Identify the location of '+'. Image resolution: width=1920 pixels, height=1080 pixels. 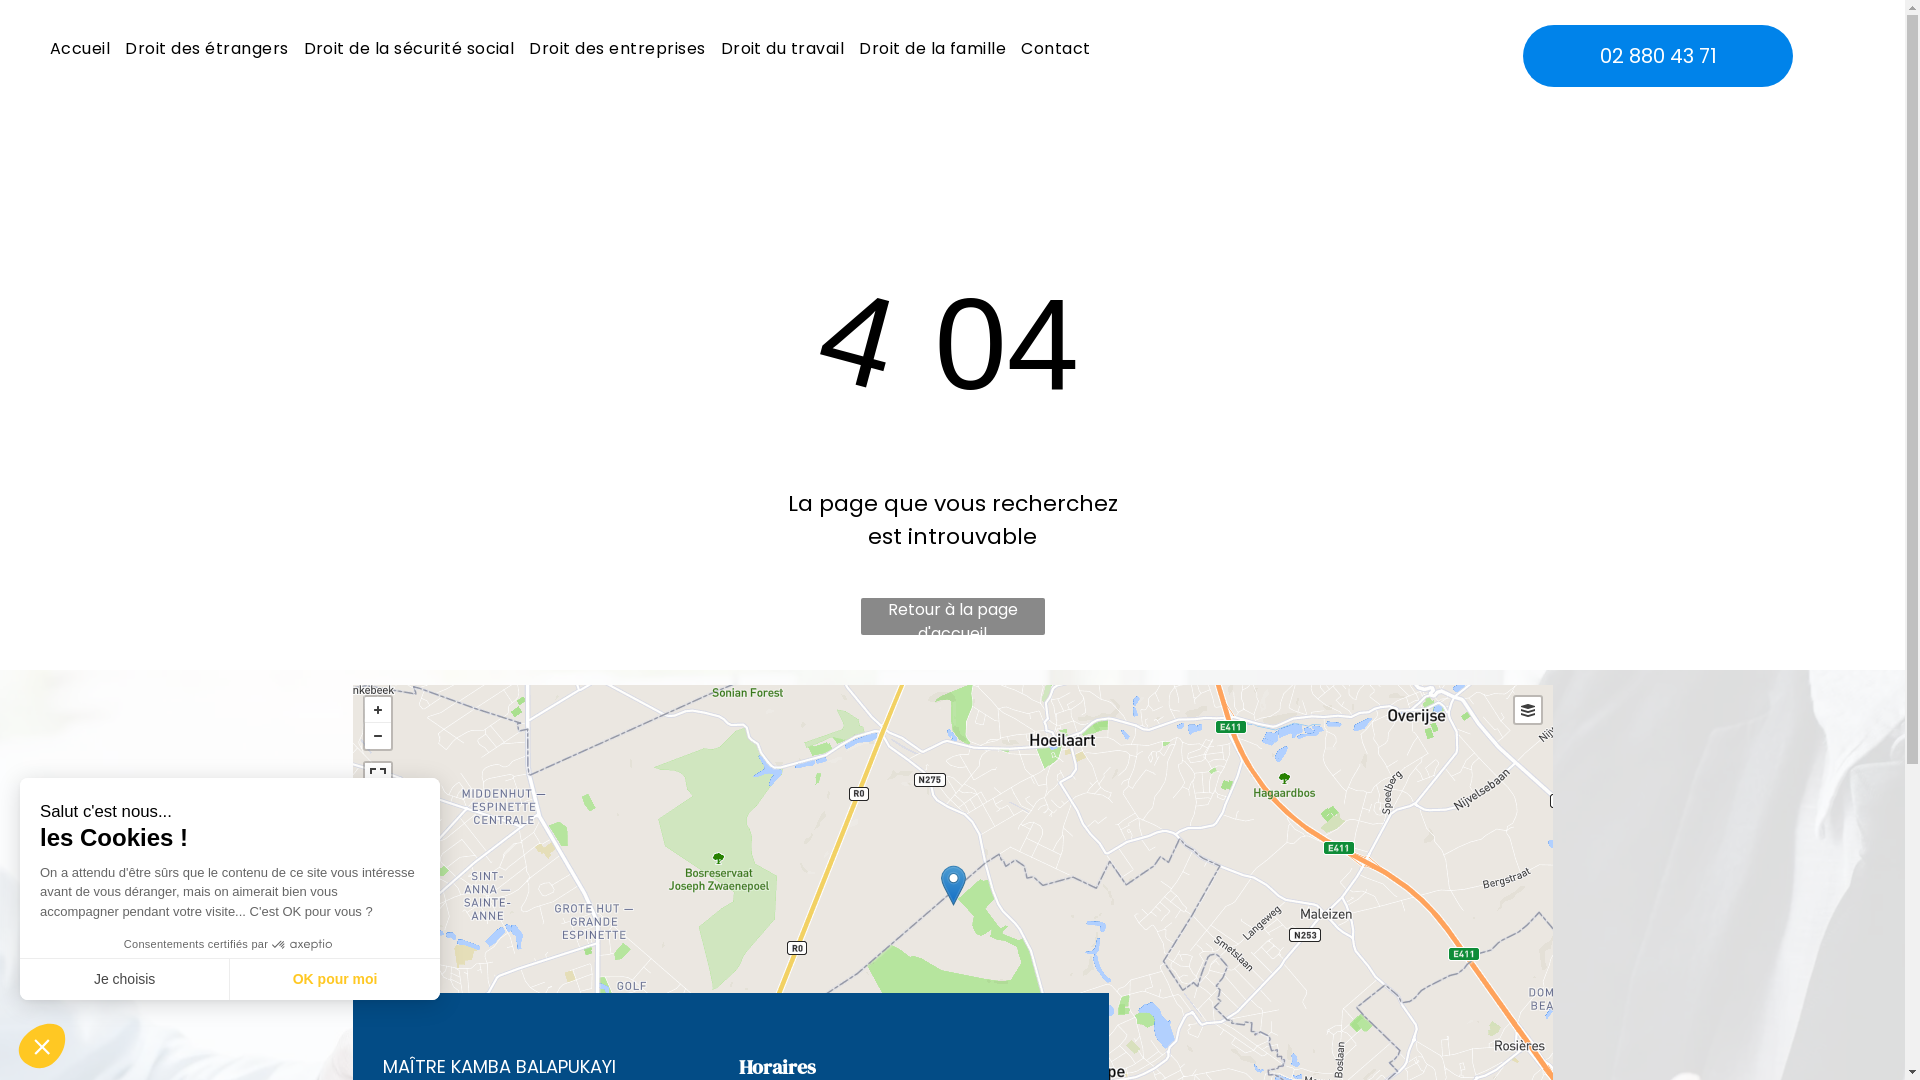
(377, 708).